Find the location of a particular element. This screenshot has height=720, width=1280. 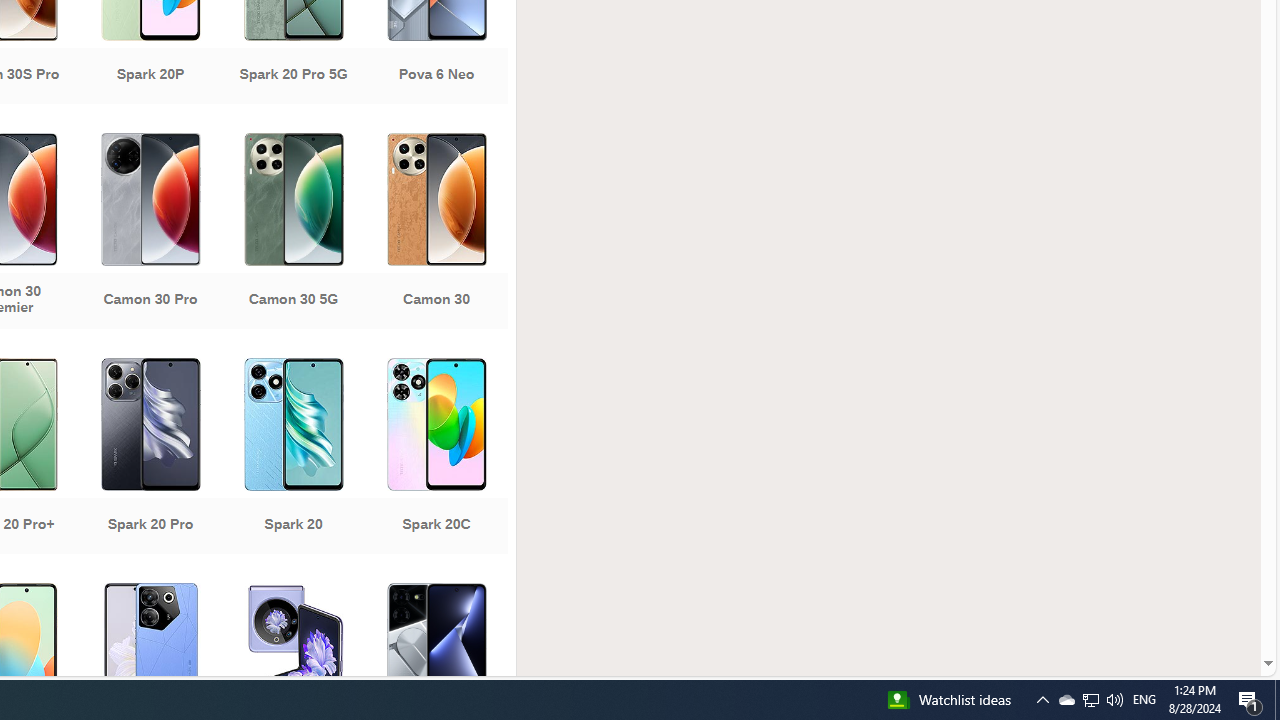

'Camon 30 5G' is located at coordinates (292, 232).